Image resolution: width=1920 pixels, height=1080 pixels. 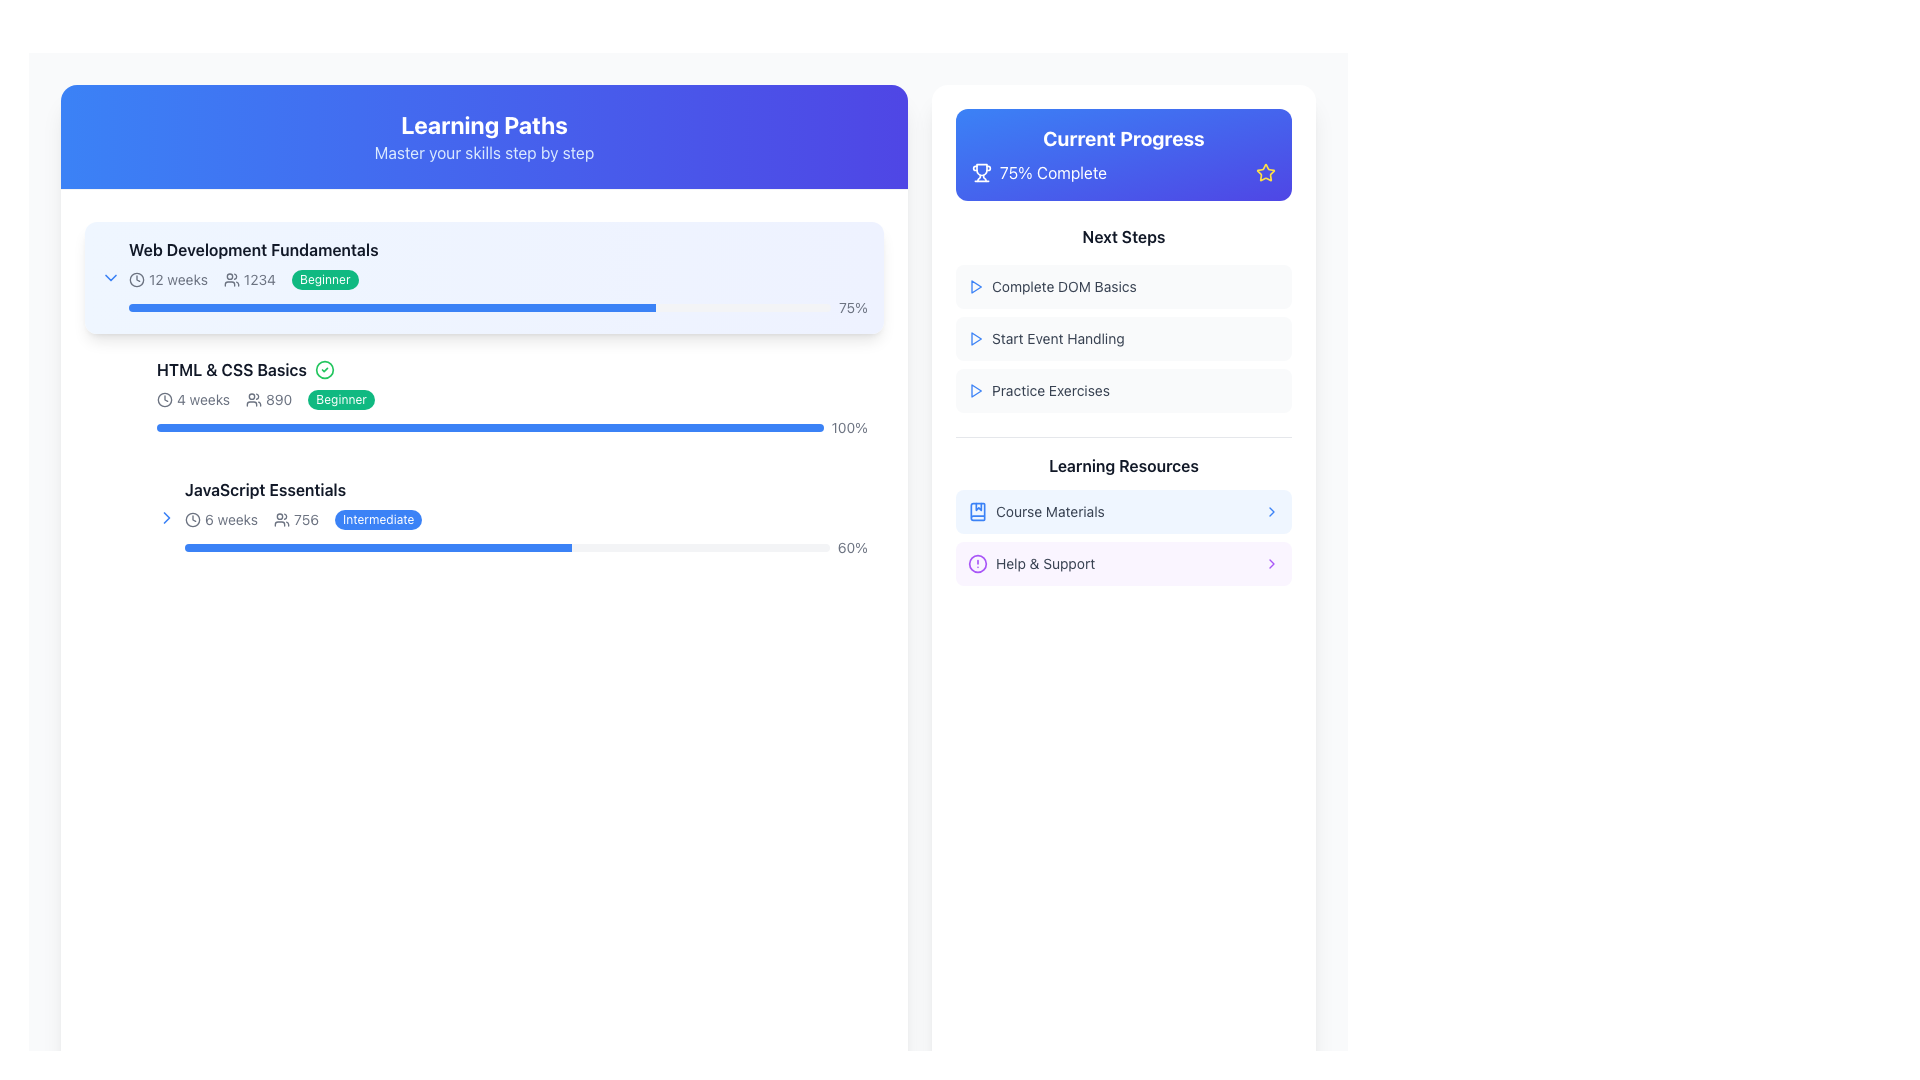 What do you see at coordinates (526, 547) in the screenshot?
I see `the progress bar indicating the completion percentage of the 'JavaScript Essentials' course, located beneath the '6 weeks', '756', and 'Intermediate' labels` at bounding box center [526, 547].